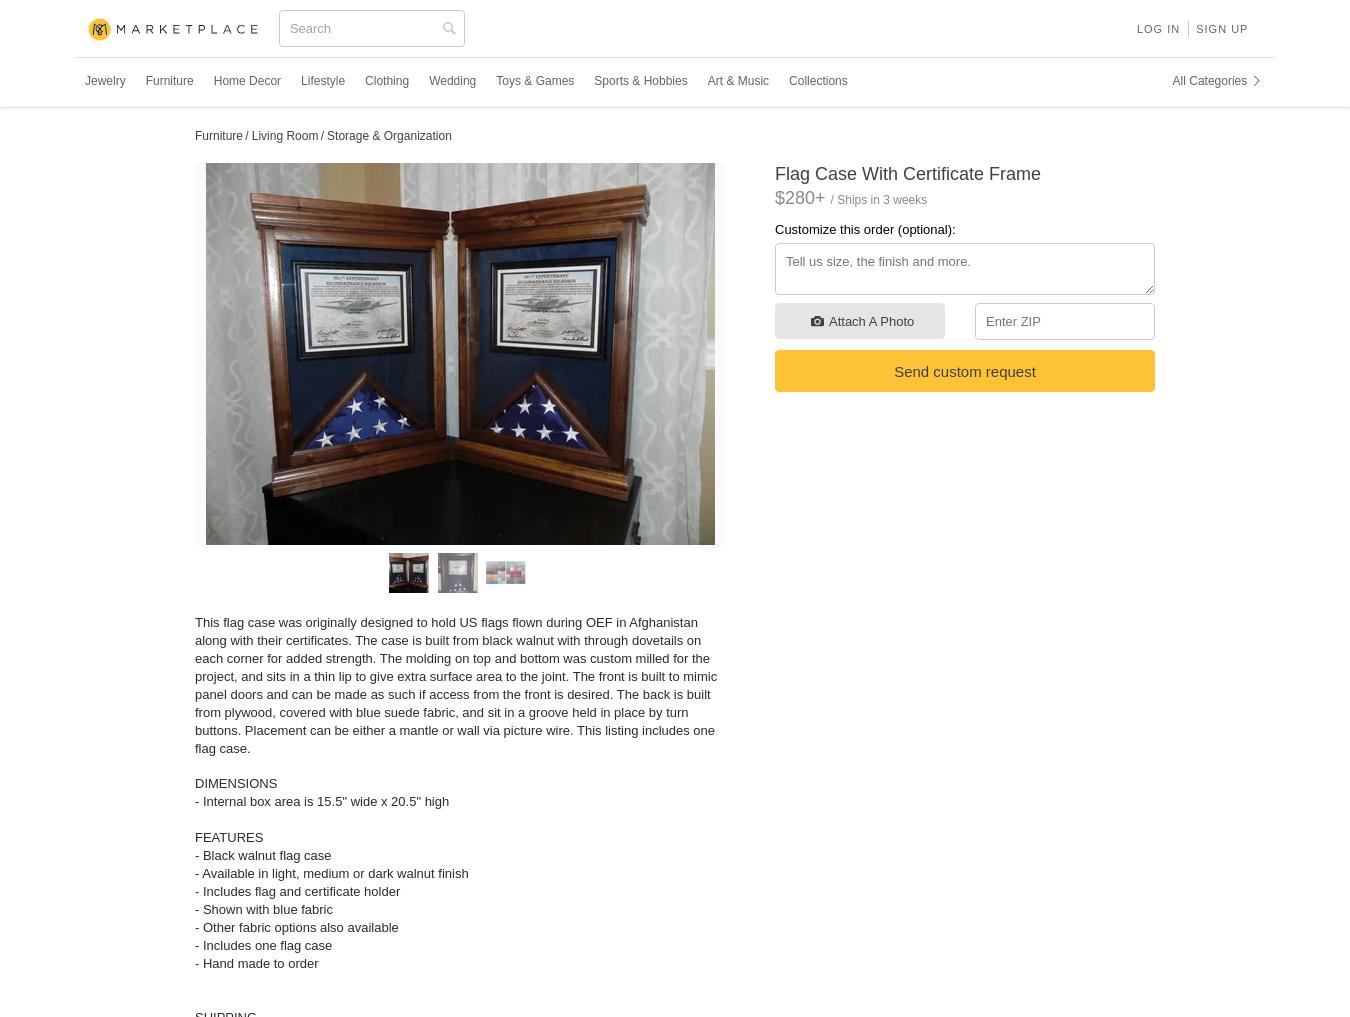 The image size is (1350, 1017). Describe the element at coordinates (836, 227) in the screenshot. I see `'Customize this order'` at that location.